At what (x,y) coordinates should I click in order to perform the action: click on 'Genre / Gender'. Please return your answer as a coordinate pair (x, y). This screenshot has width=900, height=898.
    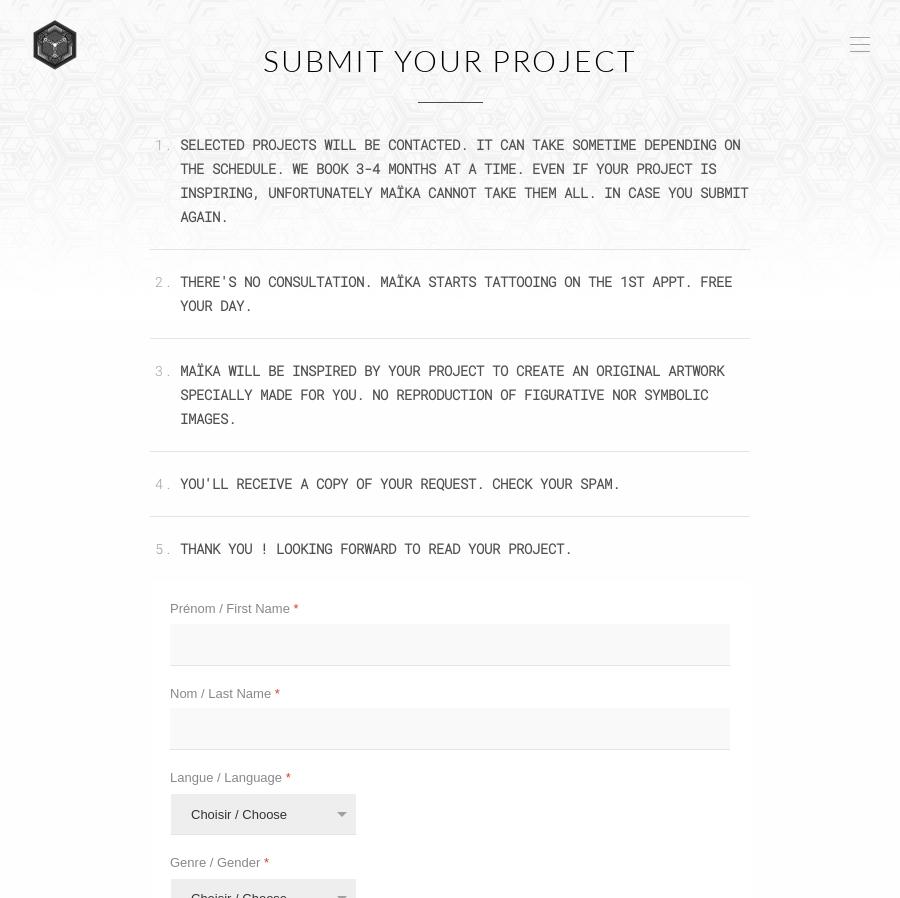
    Looking at the image, I should click on (216, 862).